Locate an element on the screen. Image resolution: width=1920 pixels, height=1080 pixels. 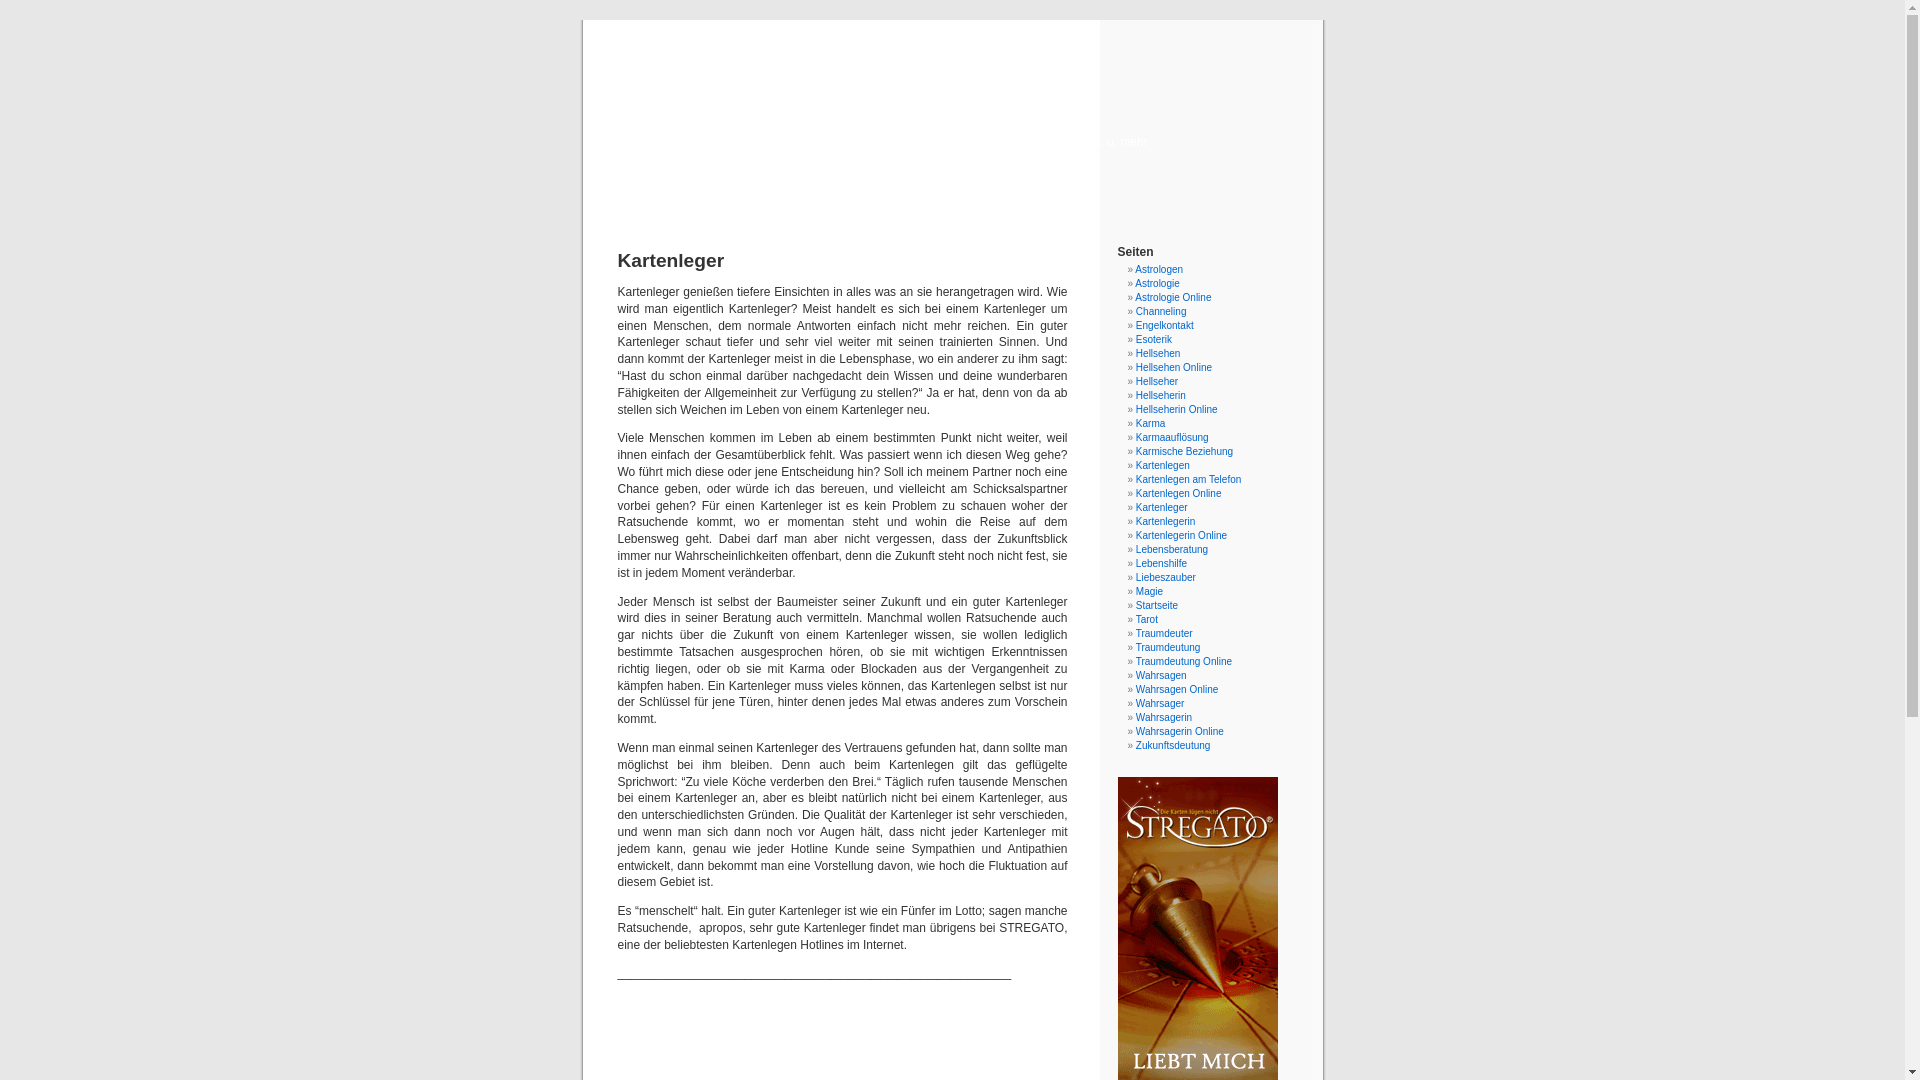
'Startseite' is located at coordinates (1156, 604).